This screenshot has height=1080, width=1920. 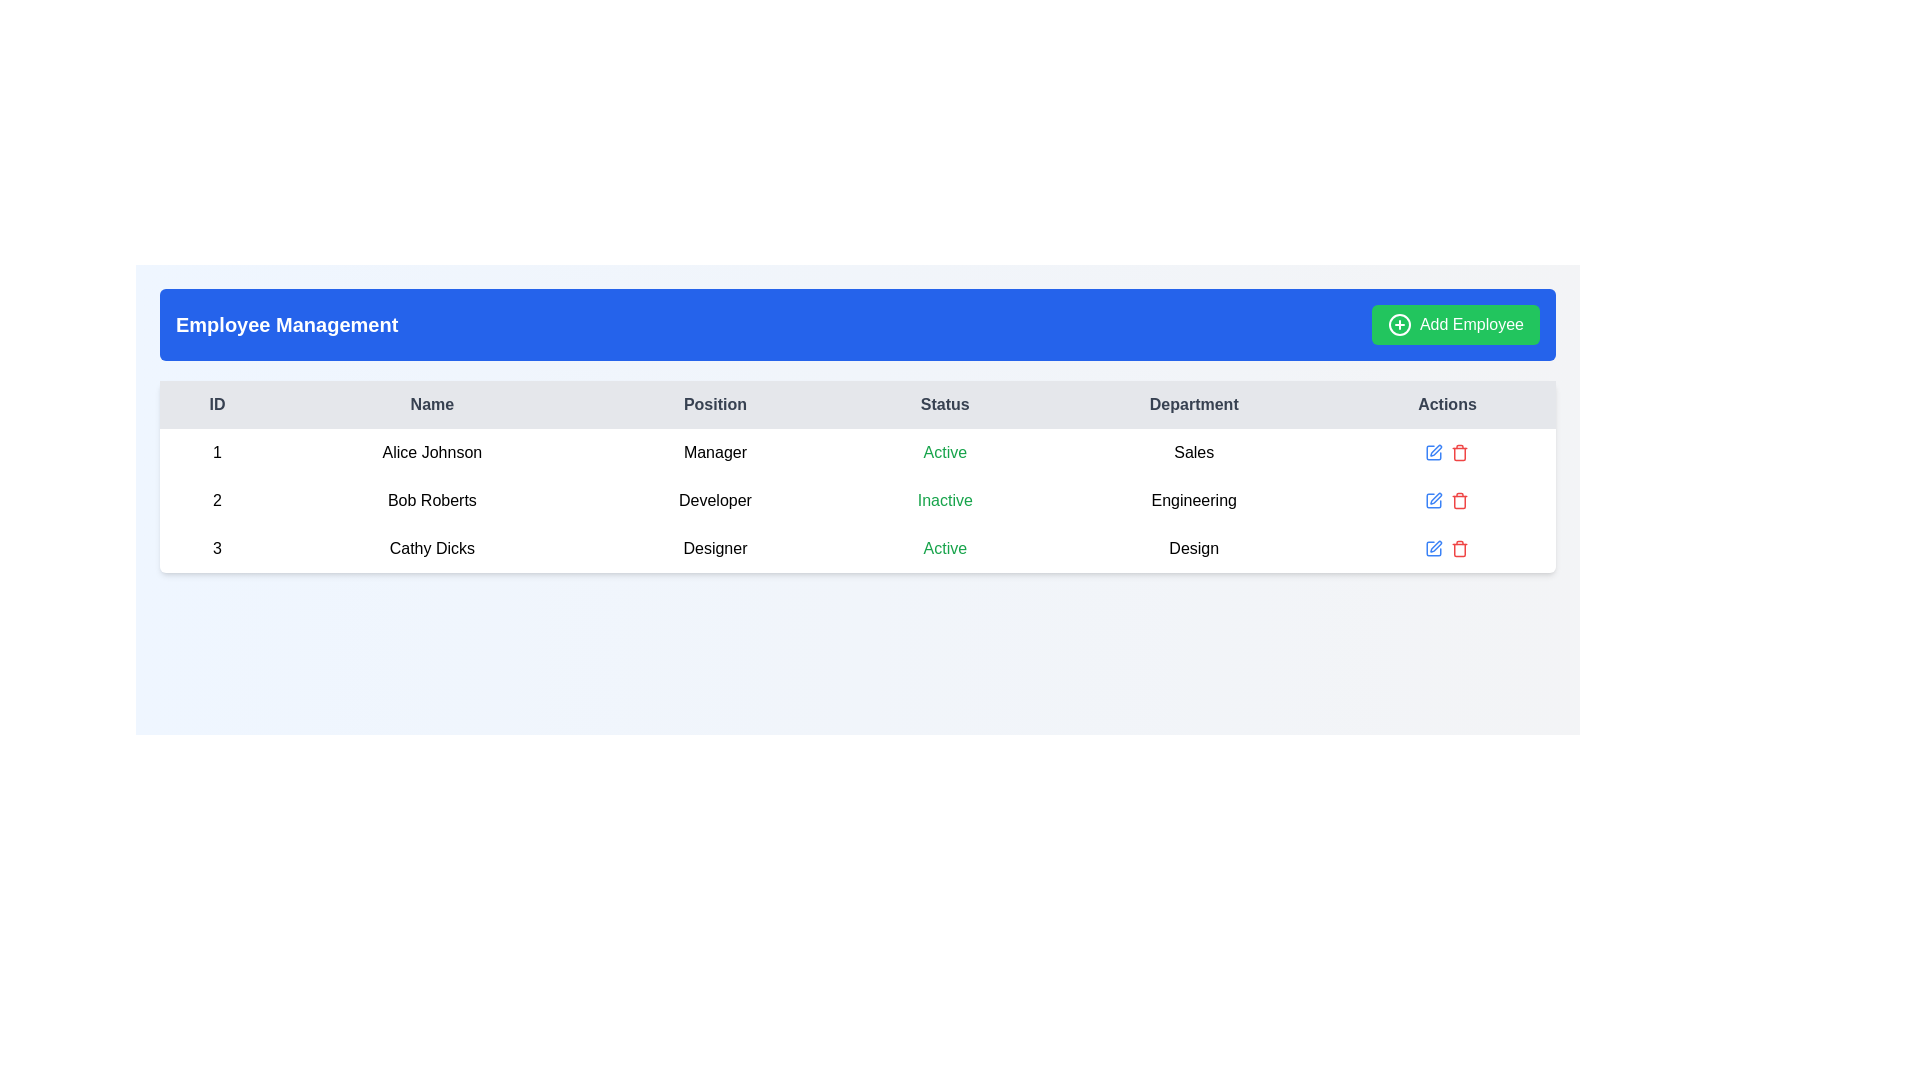 What do you see at coordinates (1194, 452) in the screenshot?
I see `the text content of the 'Sales' department label located in the fifth column of the first data row of the table under the header 'Department'` at bounding box center [1194, 452].